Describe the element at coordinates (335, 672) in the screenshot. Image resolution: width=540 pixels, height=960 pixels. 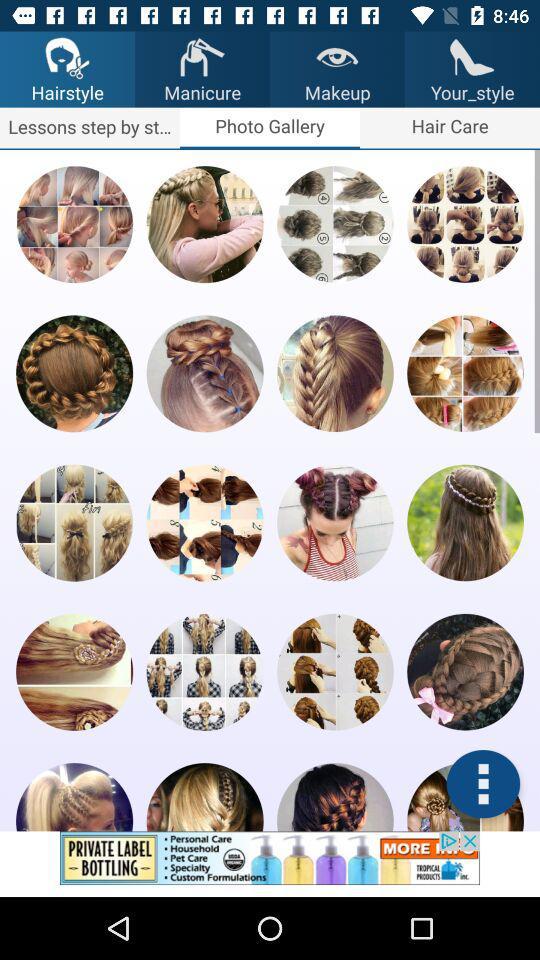
I see `photo` at that location.